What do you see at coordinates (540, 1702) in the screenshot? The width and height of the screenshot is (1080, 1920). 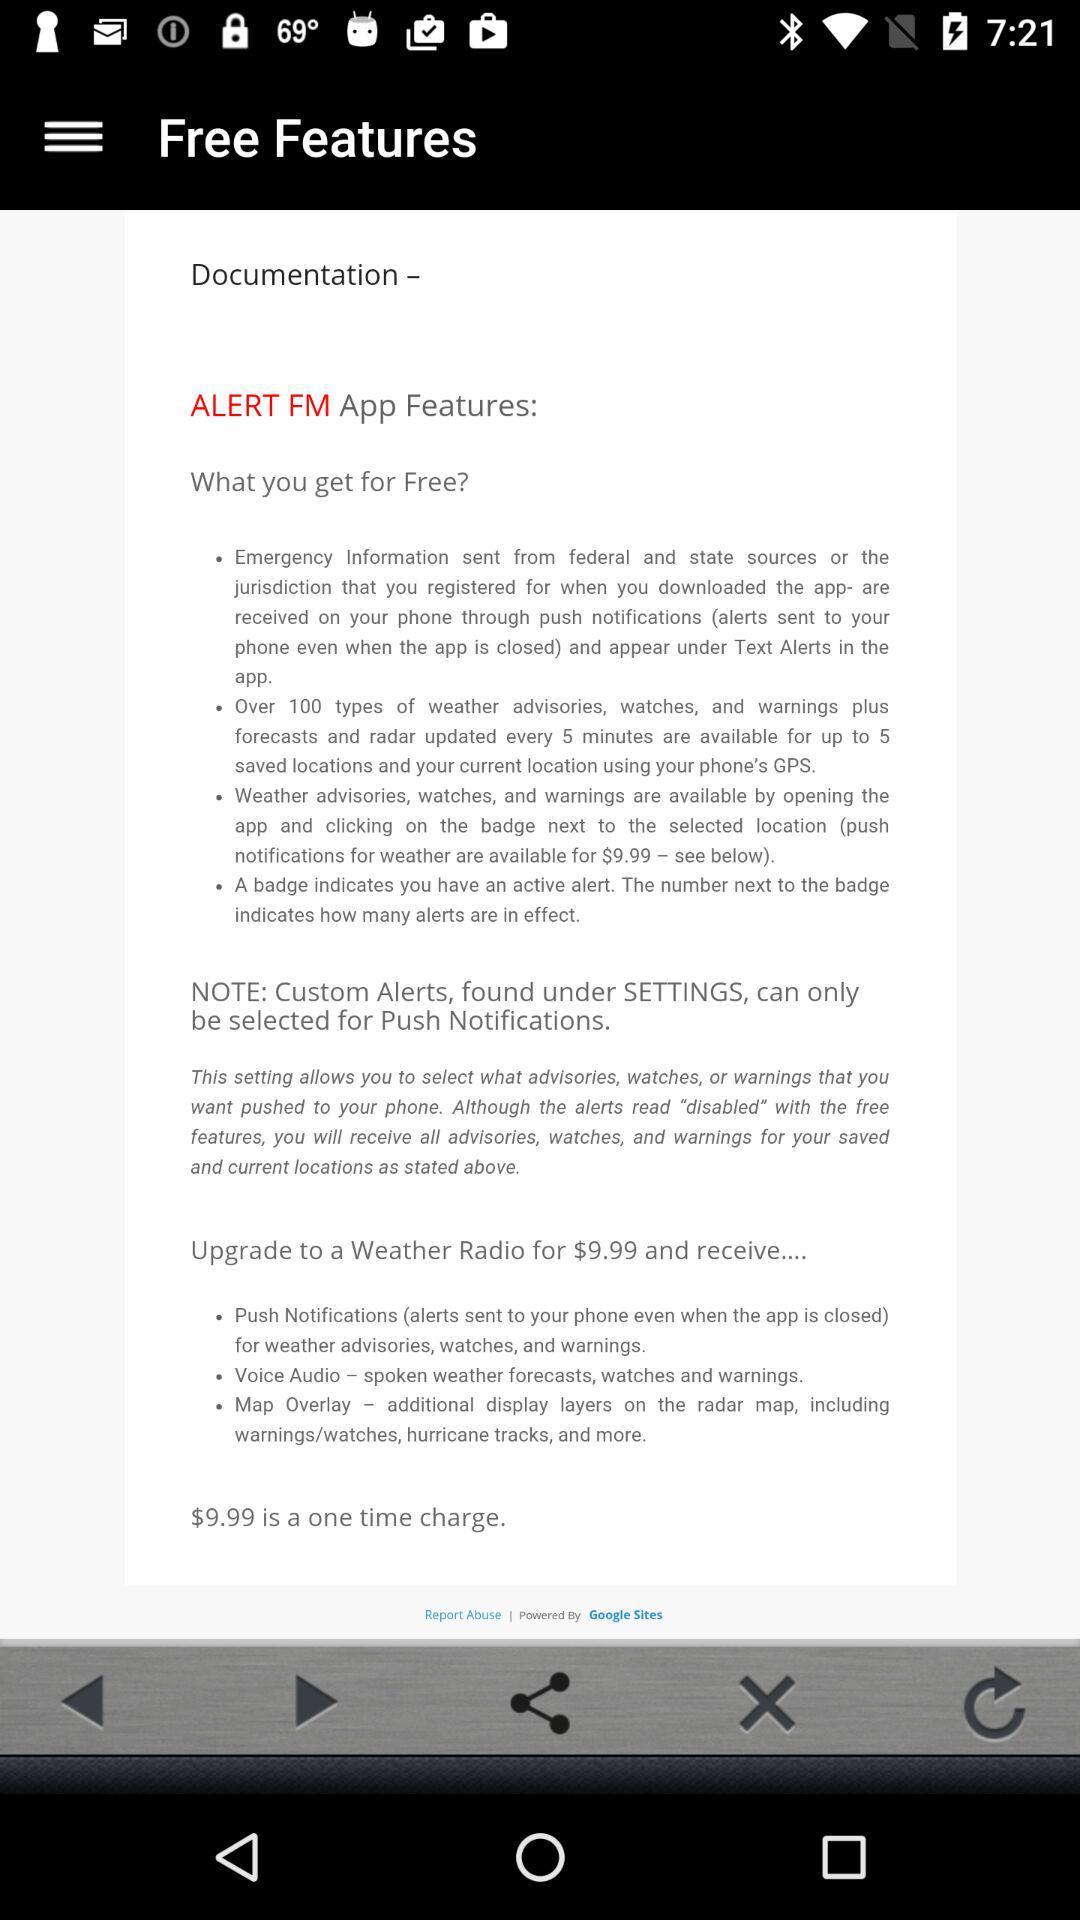 I see `share button` at bounding box center [540, 1702].